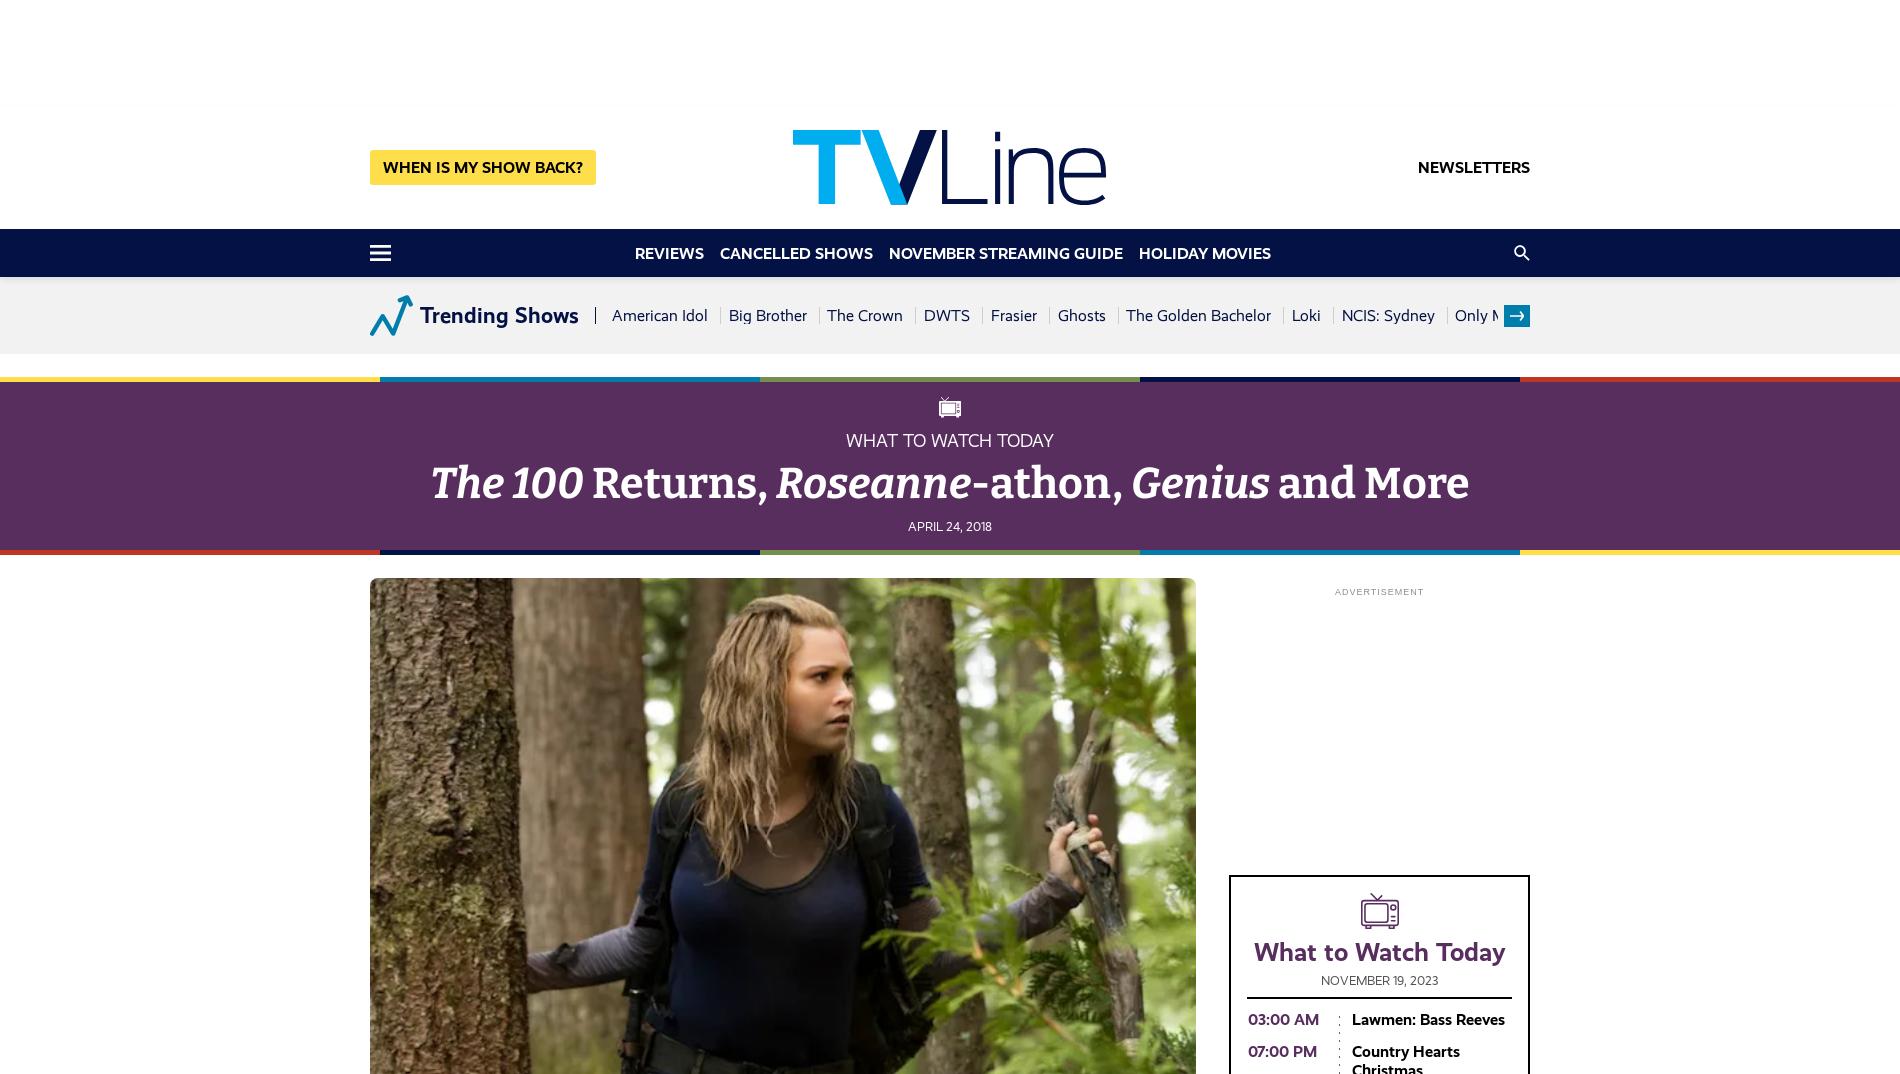 The width and height of the screenshot is (1900, 1074). Describe the element at coordinates (1125, 315) in the screenshot. I see `'The Golden Bachelor'` at that location.